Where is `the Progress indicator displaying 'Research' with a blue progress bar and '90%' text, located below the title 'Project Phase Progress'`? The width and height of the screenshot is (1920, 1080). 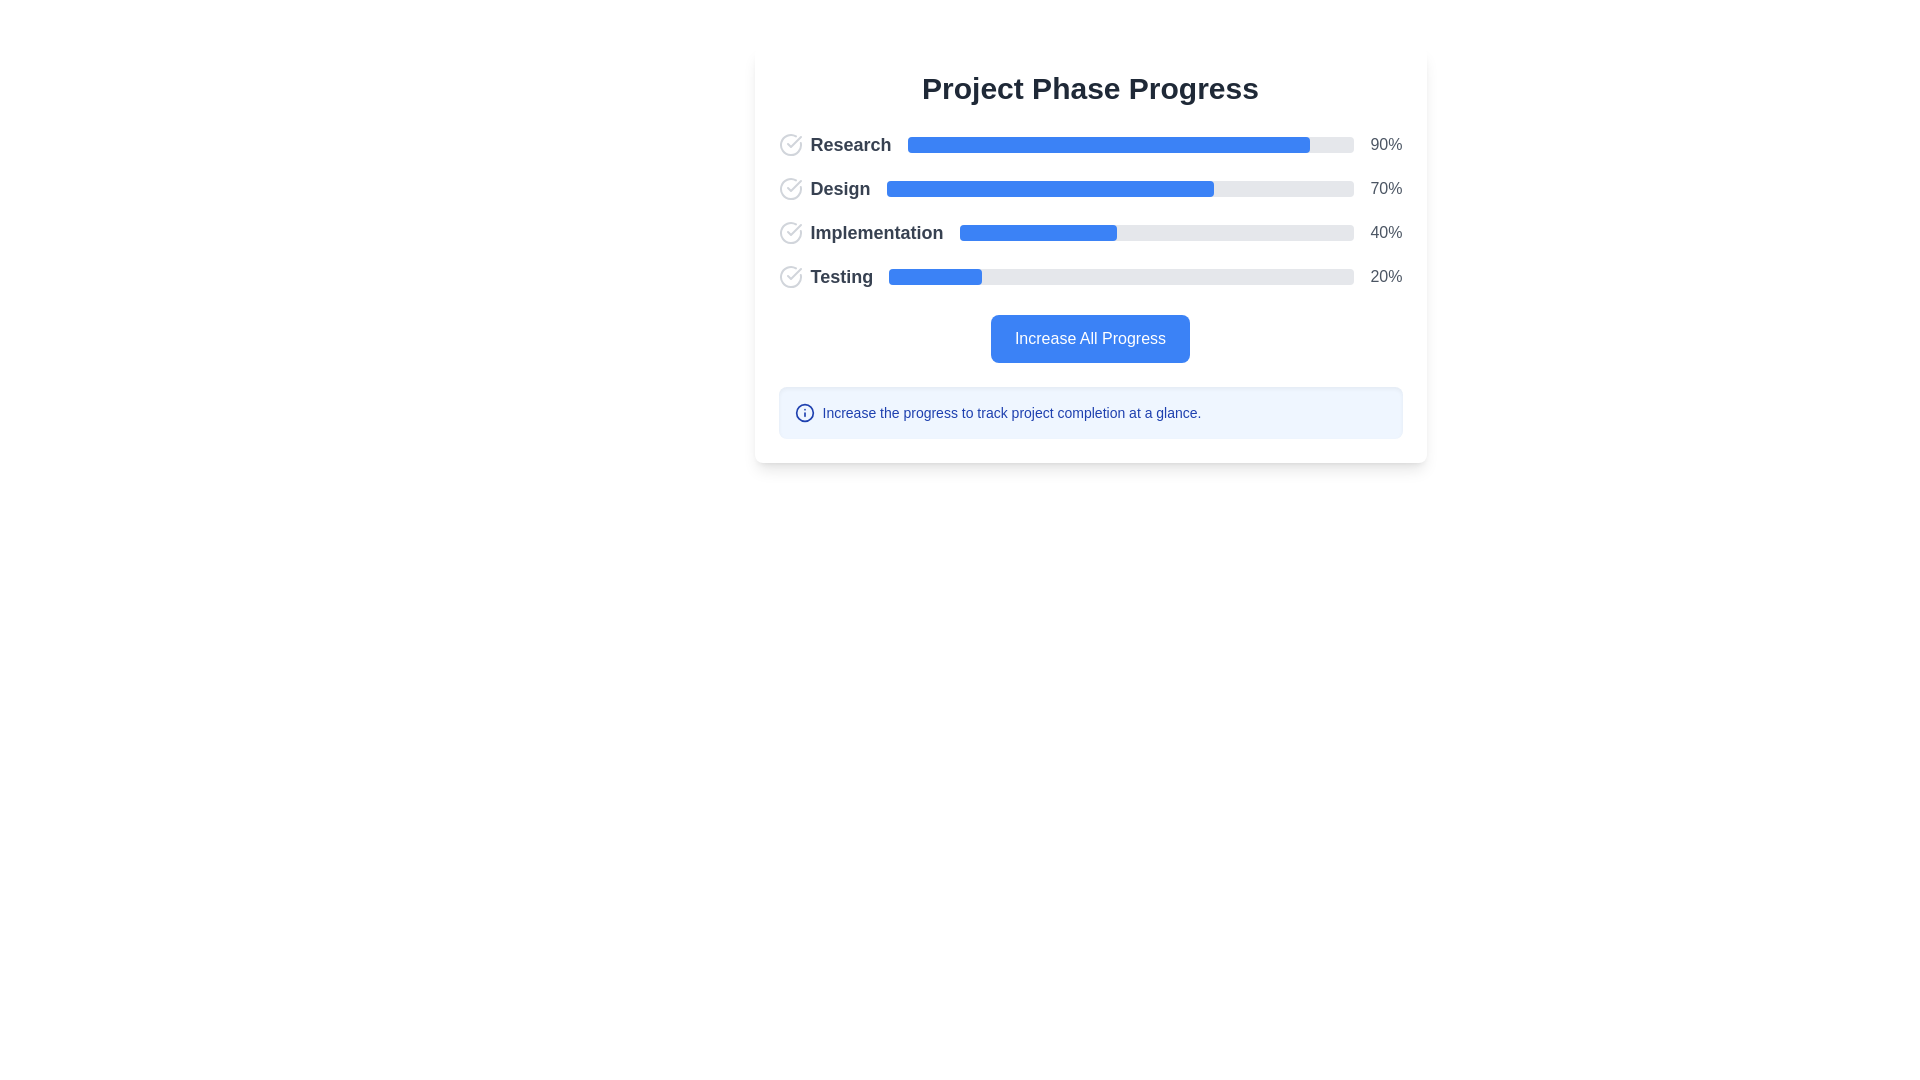 the Progress indicator displaying 'Research' with a blue progress bar and '90%' text, located below the title 'Project Phase Progress' is located at coordinates (1089, 144).